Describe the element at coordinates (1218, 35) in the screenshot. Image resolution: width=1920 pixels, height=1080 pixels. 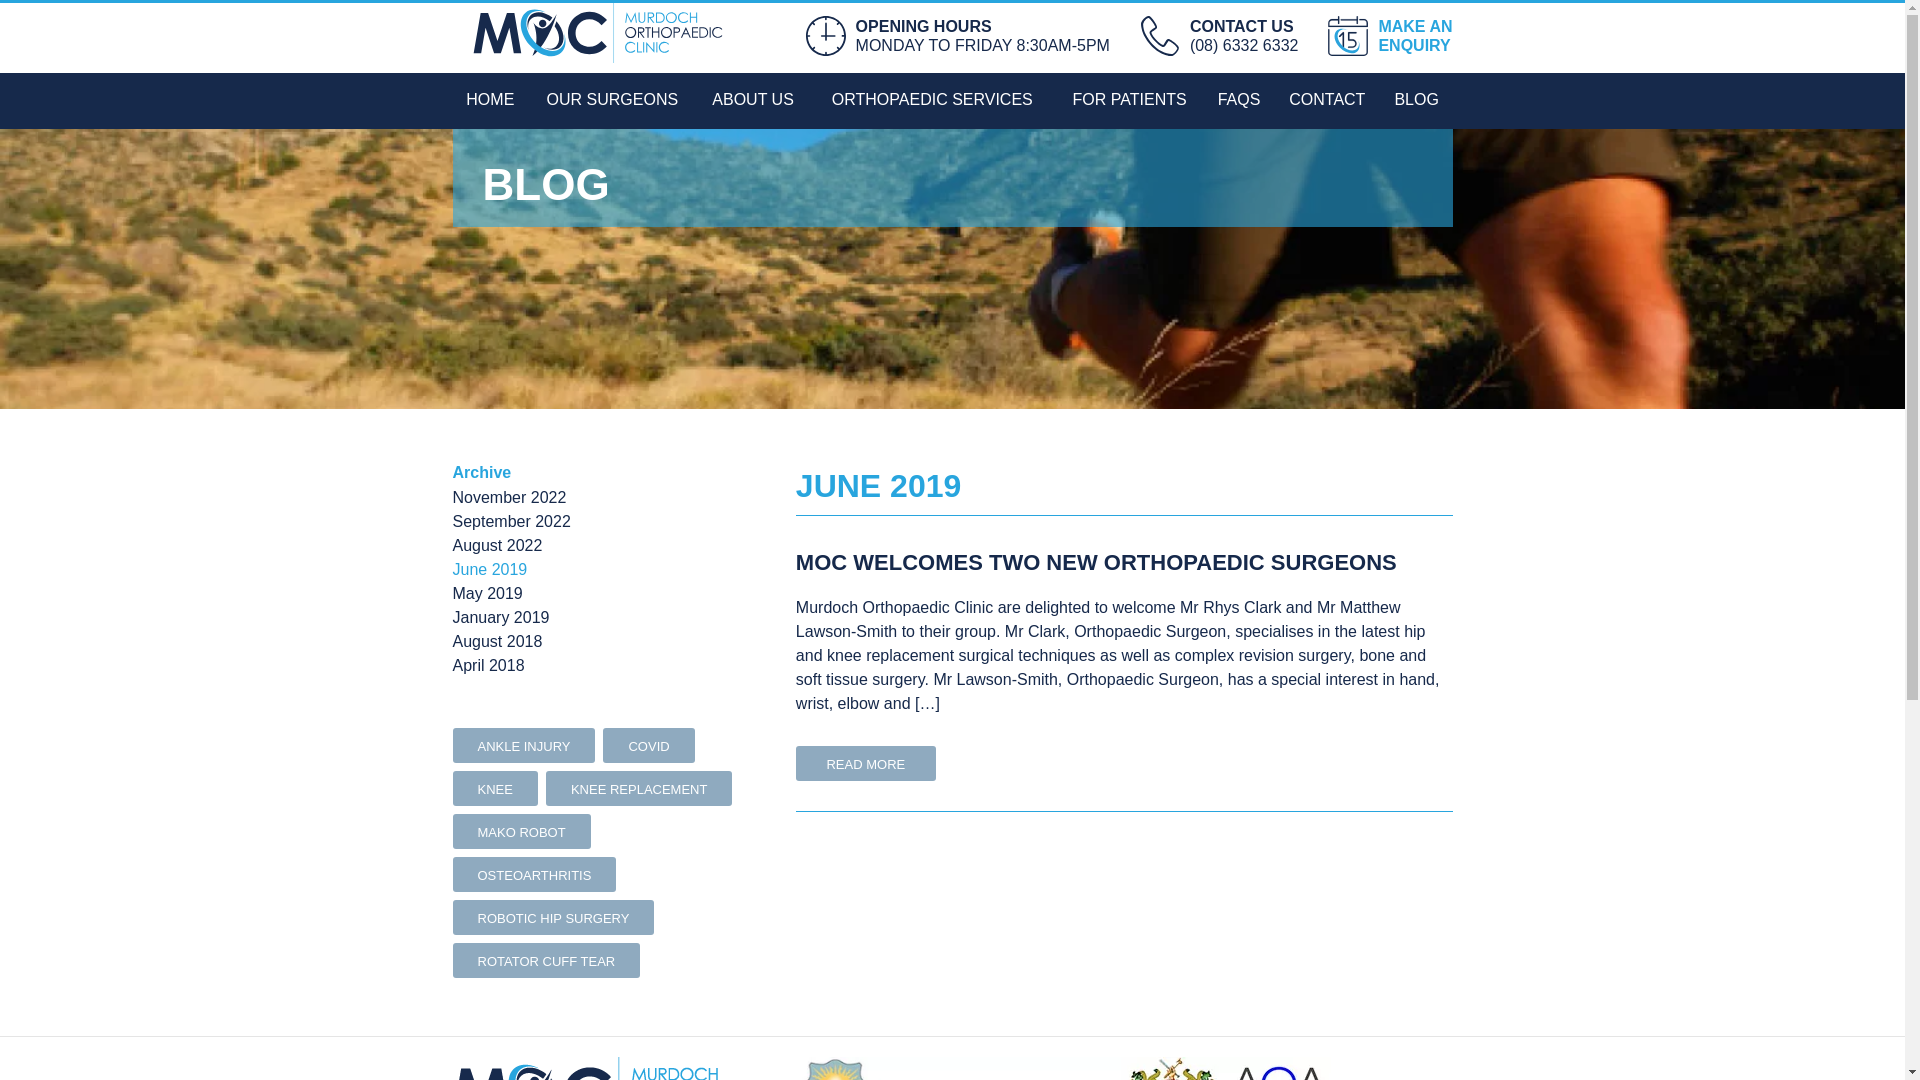
I see `'CONTACT US` at that location.